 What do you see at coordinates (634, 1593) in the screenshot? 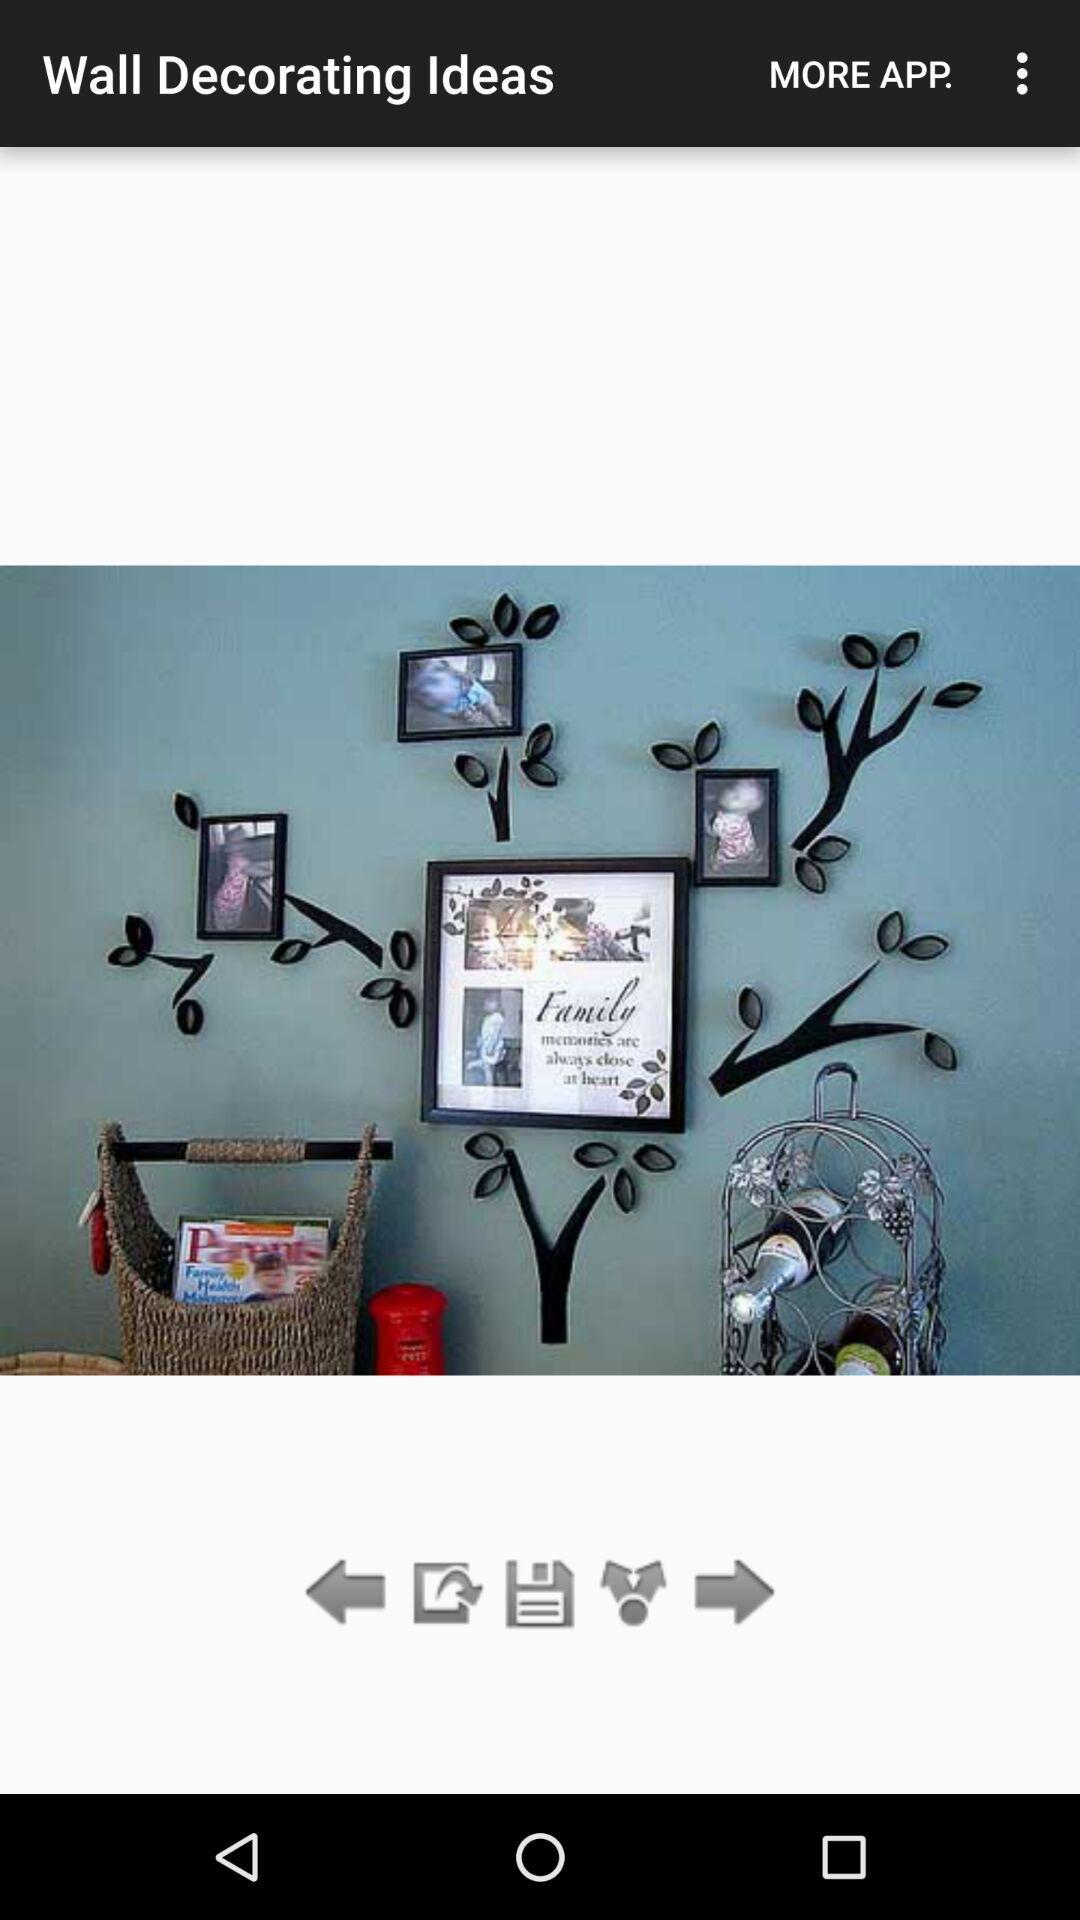
I see `the share icon` at bounding box center [634, 1593].